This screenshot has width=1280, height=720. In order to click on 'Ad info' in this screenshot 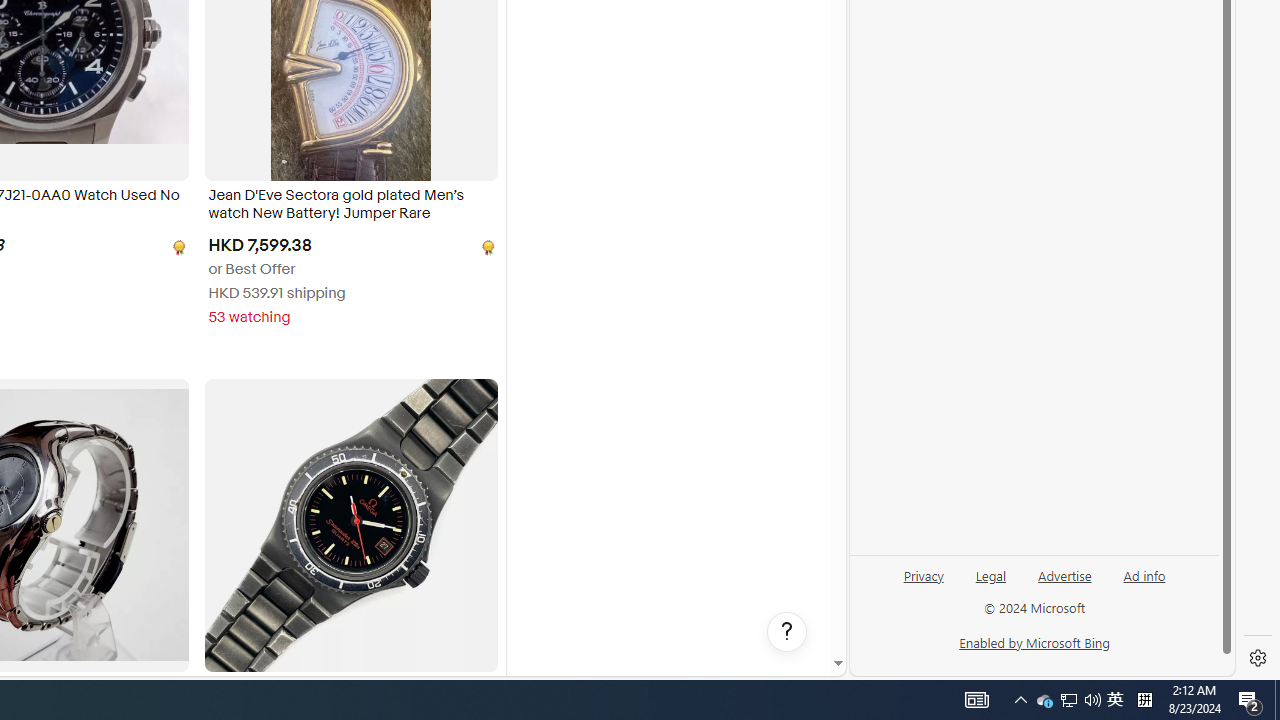, I will do `click(1144, 574)`.